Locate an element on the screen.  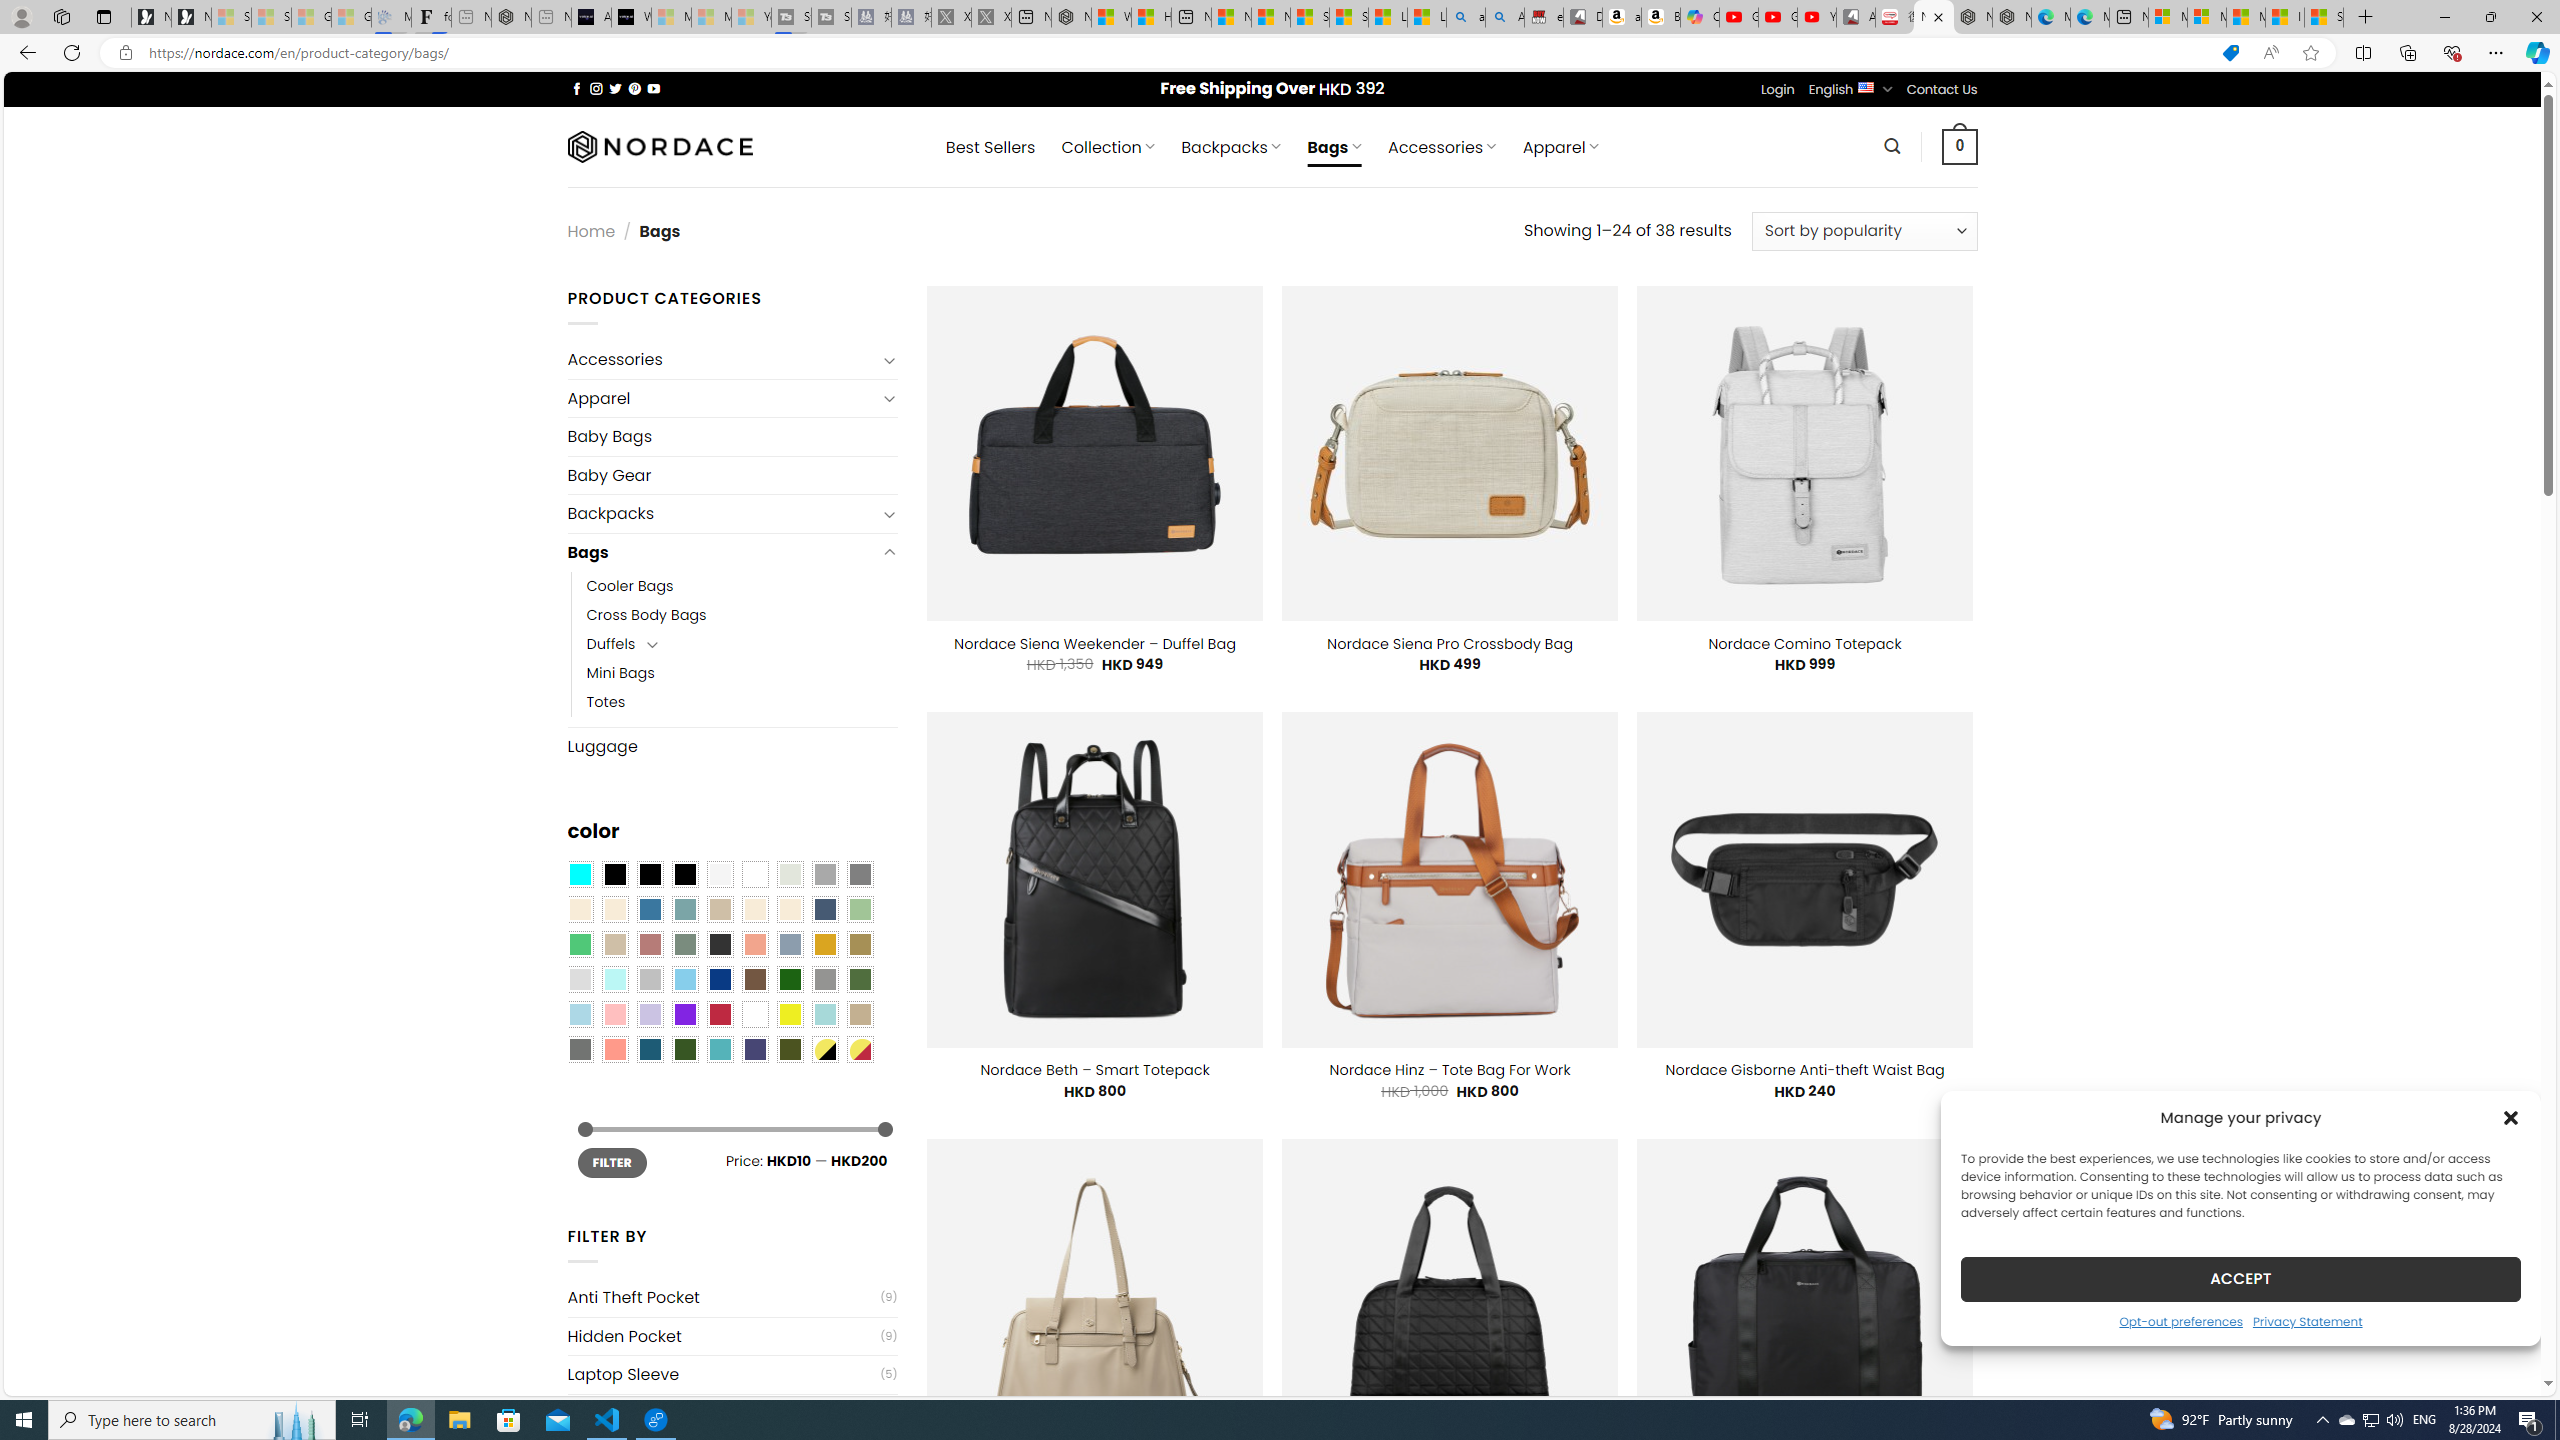
'Class: cmplz-close' is located at coordinates (2511, 1117).